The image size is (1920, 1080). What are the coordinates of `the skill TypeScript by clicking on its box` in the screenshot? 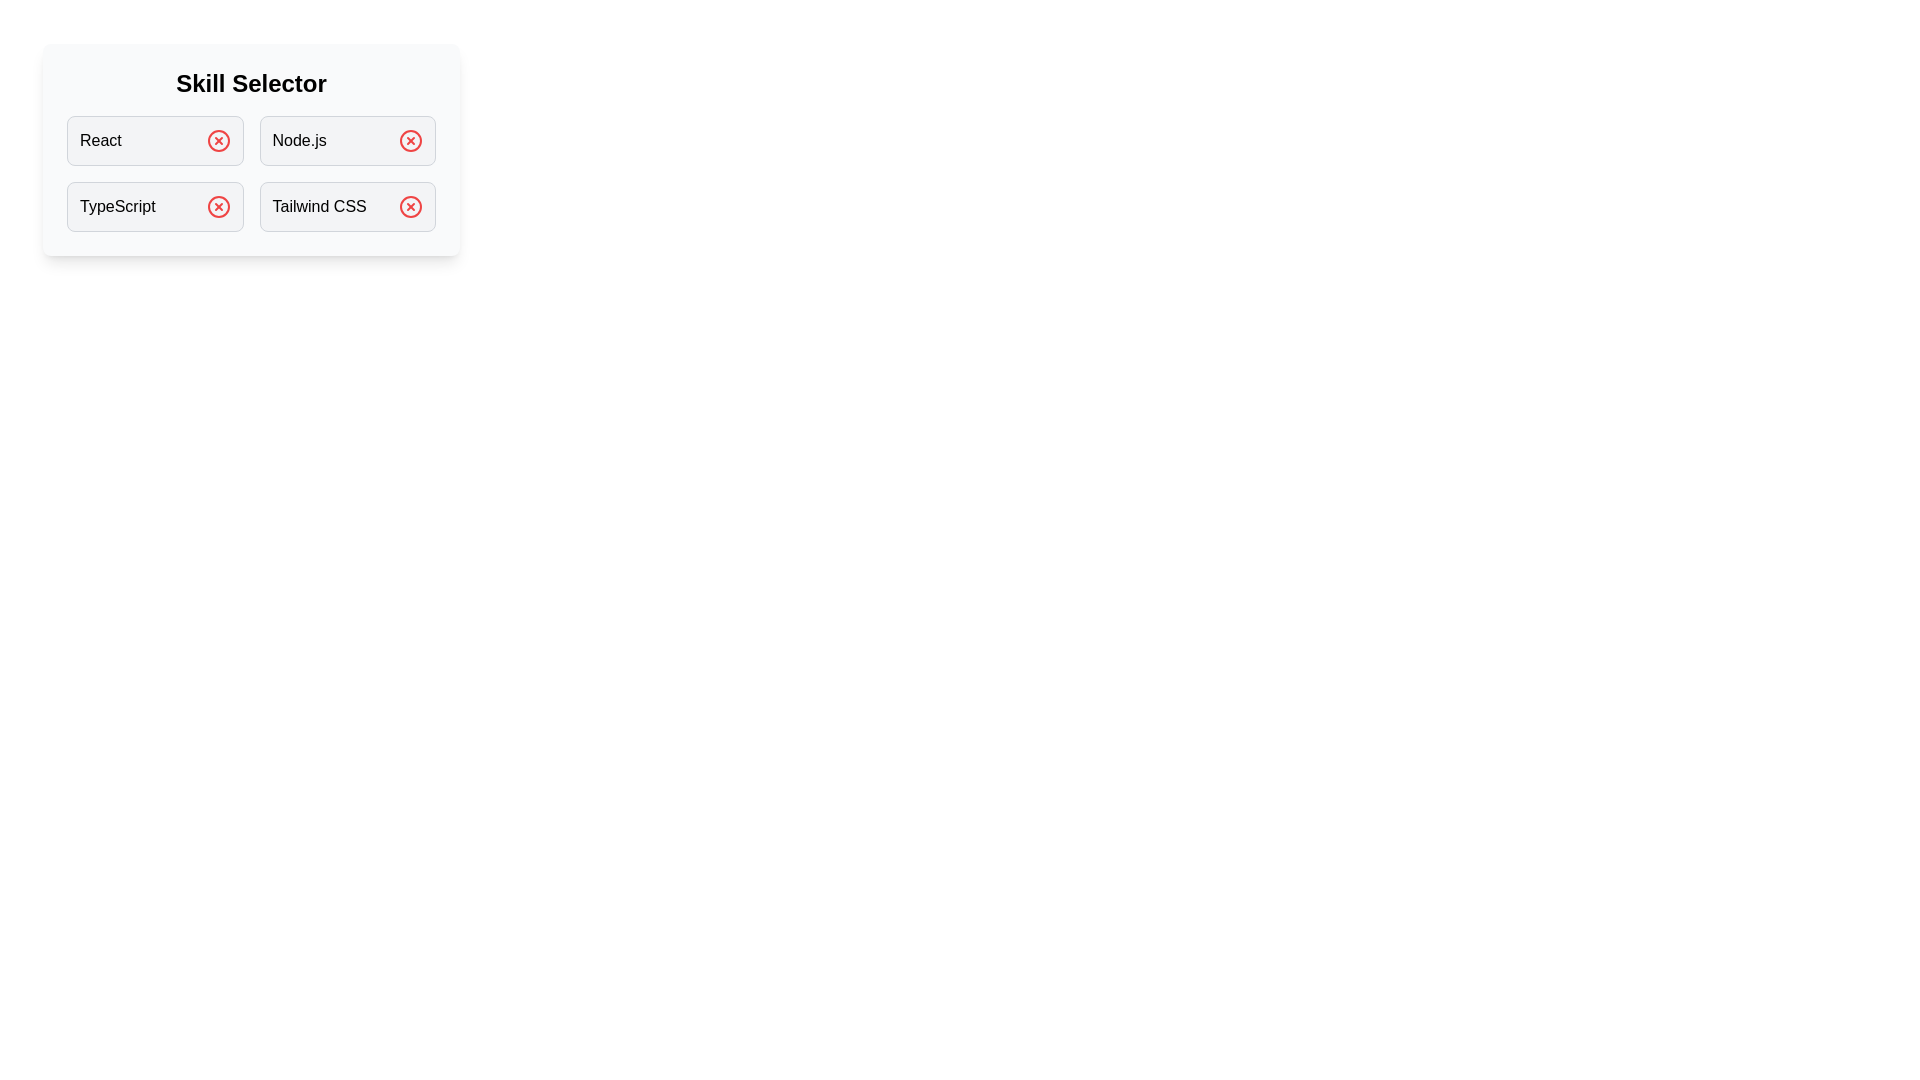 It's located at (154, 207).